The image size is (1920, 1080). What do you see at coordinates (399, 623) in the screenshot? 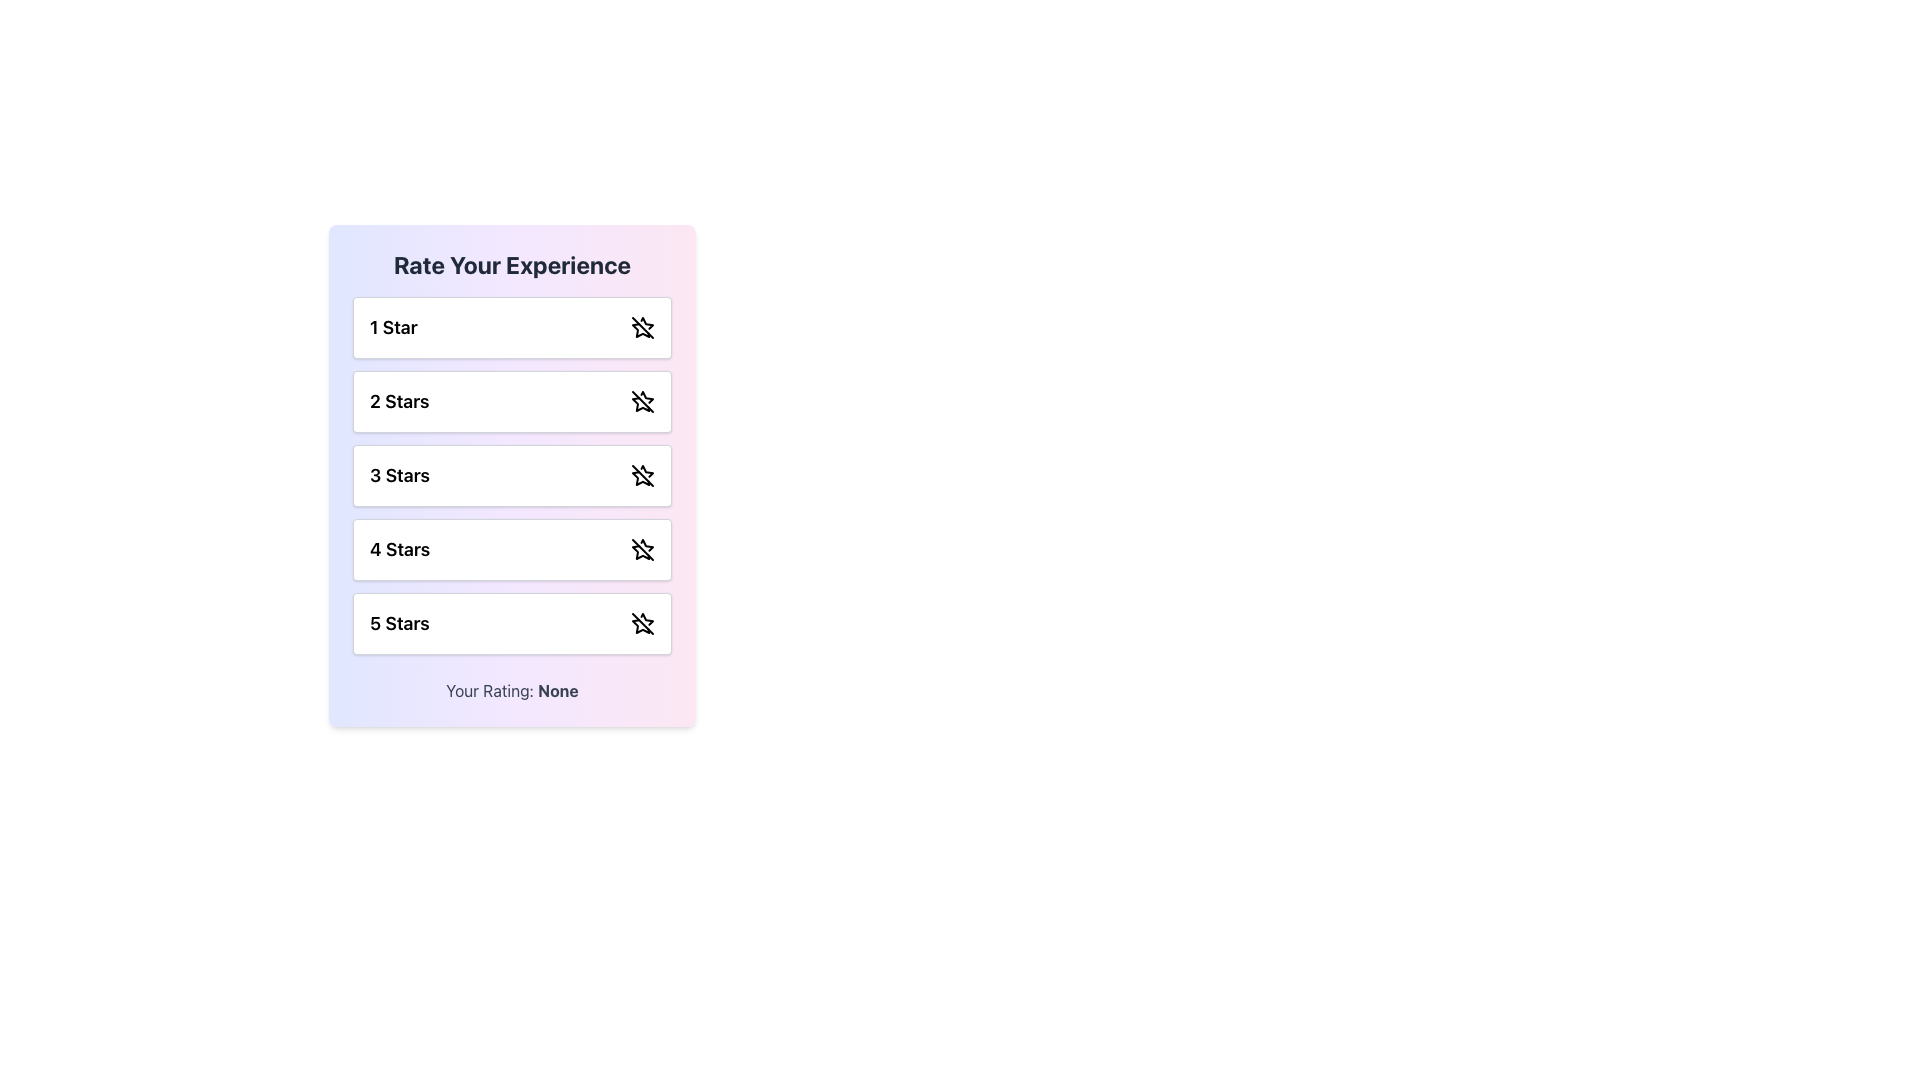
I see `the '5 Stars' text label, which is the fifth and final item in a vertically stacked list of rating options located at the bottom of the panel` at bounding box center [399, 623].